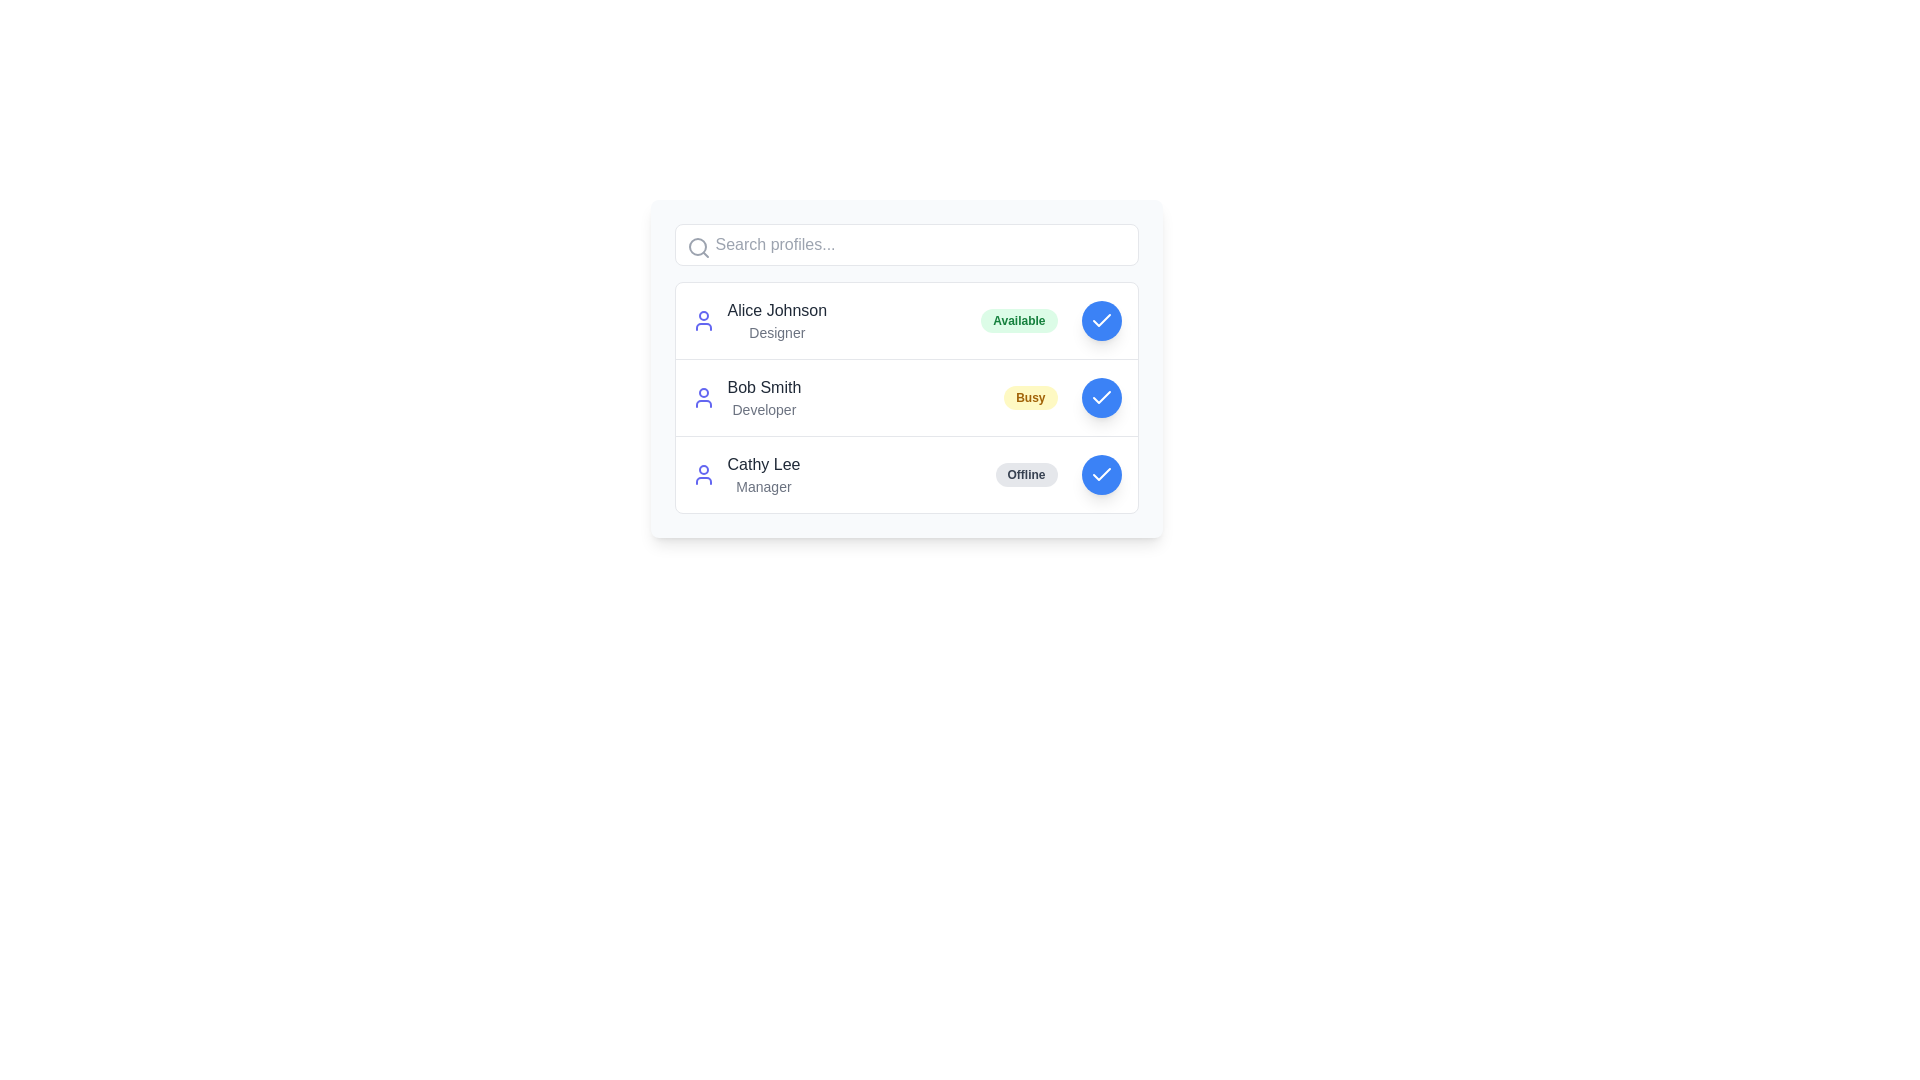 This screenshot has height=1080, width=1920. Describe the element at coordinates (1026, 474) in the screenshot. I see `the static status label indicating 'Offline' for the user 'Cathy Lee', which is positioned immediately before a round blue button on the far right` at that location.